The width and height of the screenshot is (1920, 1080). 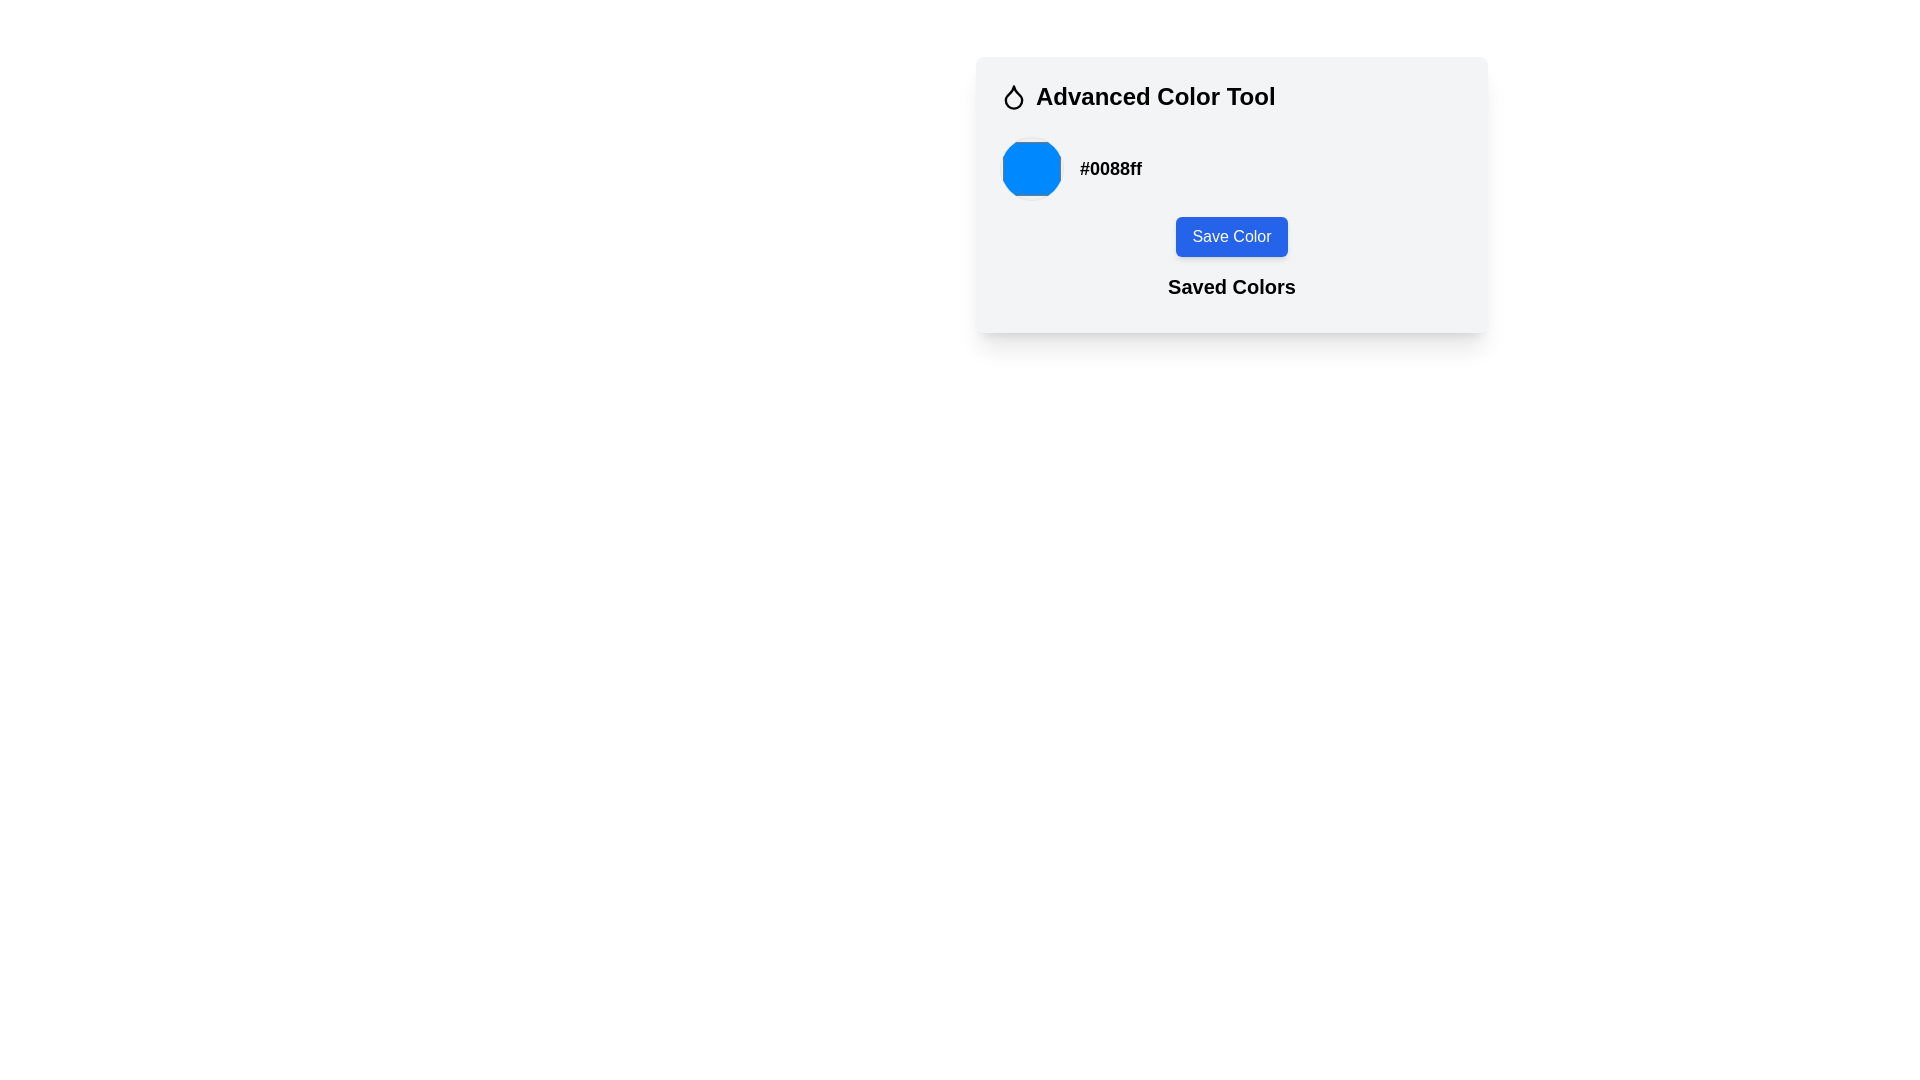 I want to click on the rounded rectangular button with a blue background and white text that says 'Save Color', so click(x=1231, y=235).